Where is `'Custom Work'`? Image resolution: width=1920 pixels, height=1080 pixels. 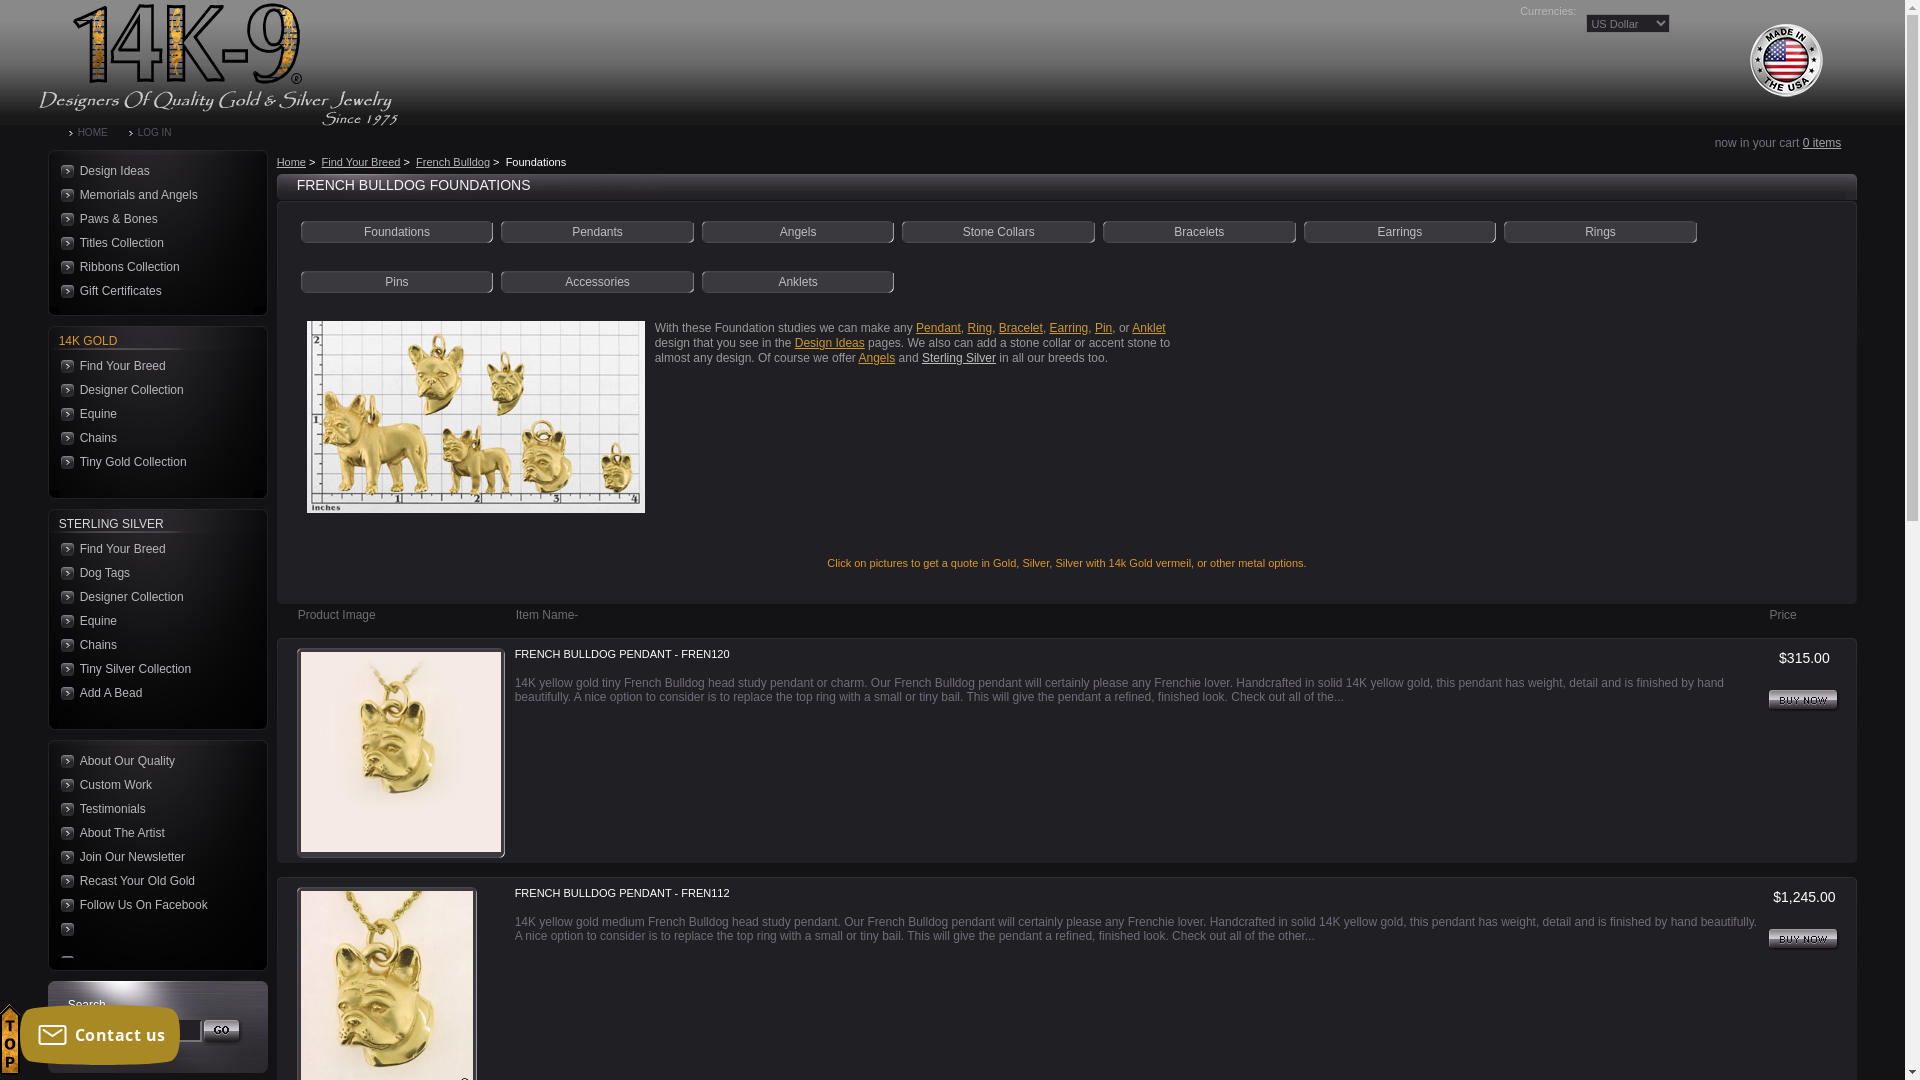 'Custom Work' is located at coordinates (151, 784).